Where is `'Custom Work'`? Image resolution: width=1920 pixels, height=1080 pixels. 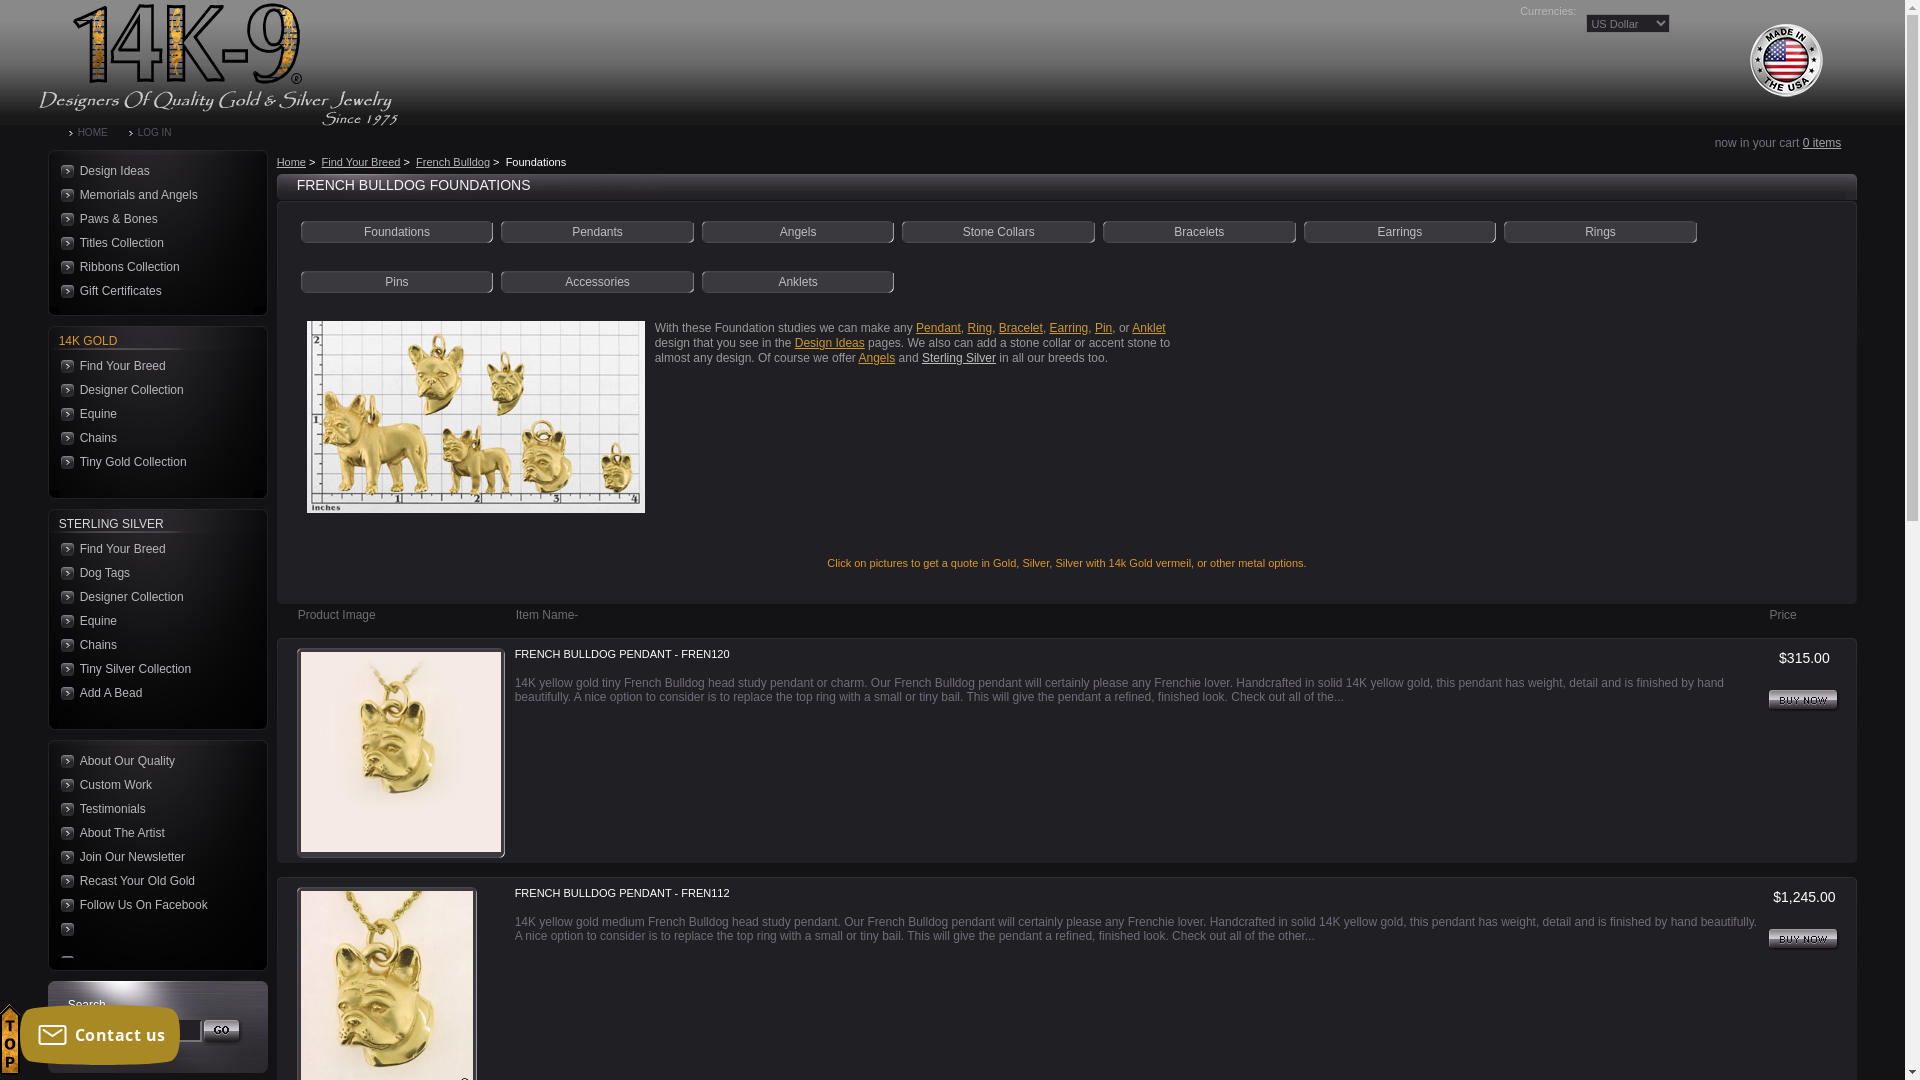 'Custom Work' is located at coordinates (151, 784).